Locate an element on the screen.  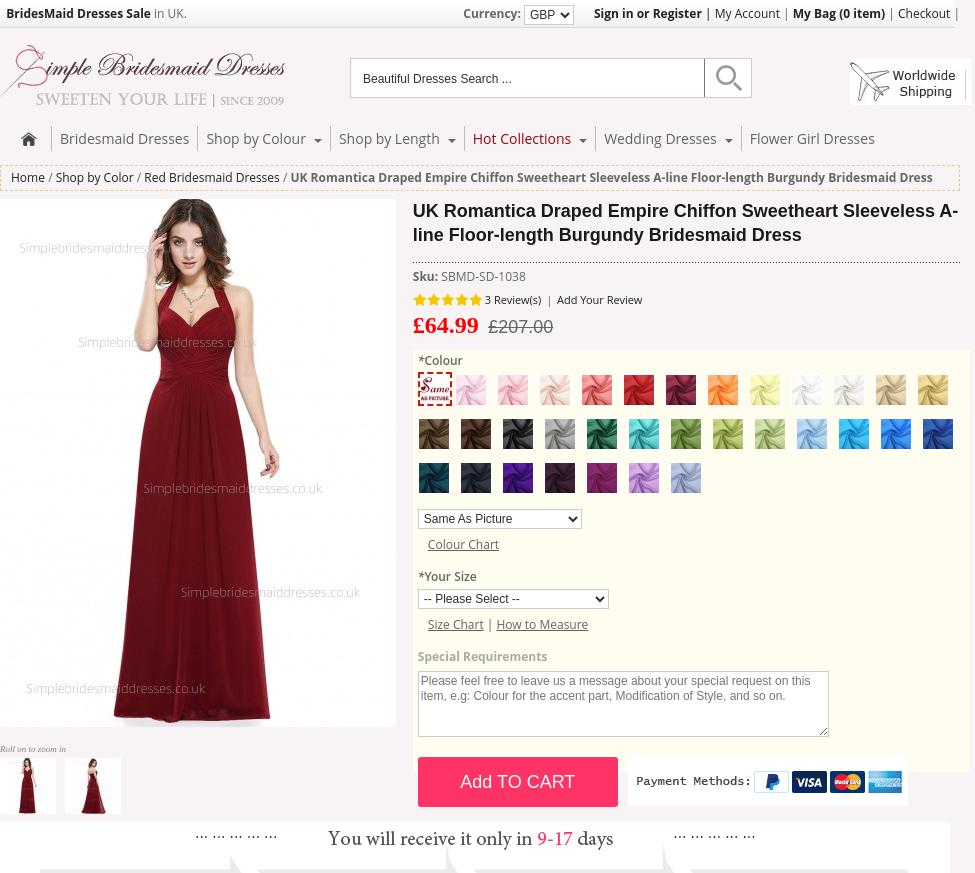
'How to Measure' is located at coordinates (541, 624).